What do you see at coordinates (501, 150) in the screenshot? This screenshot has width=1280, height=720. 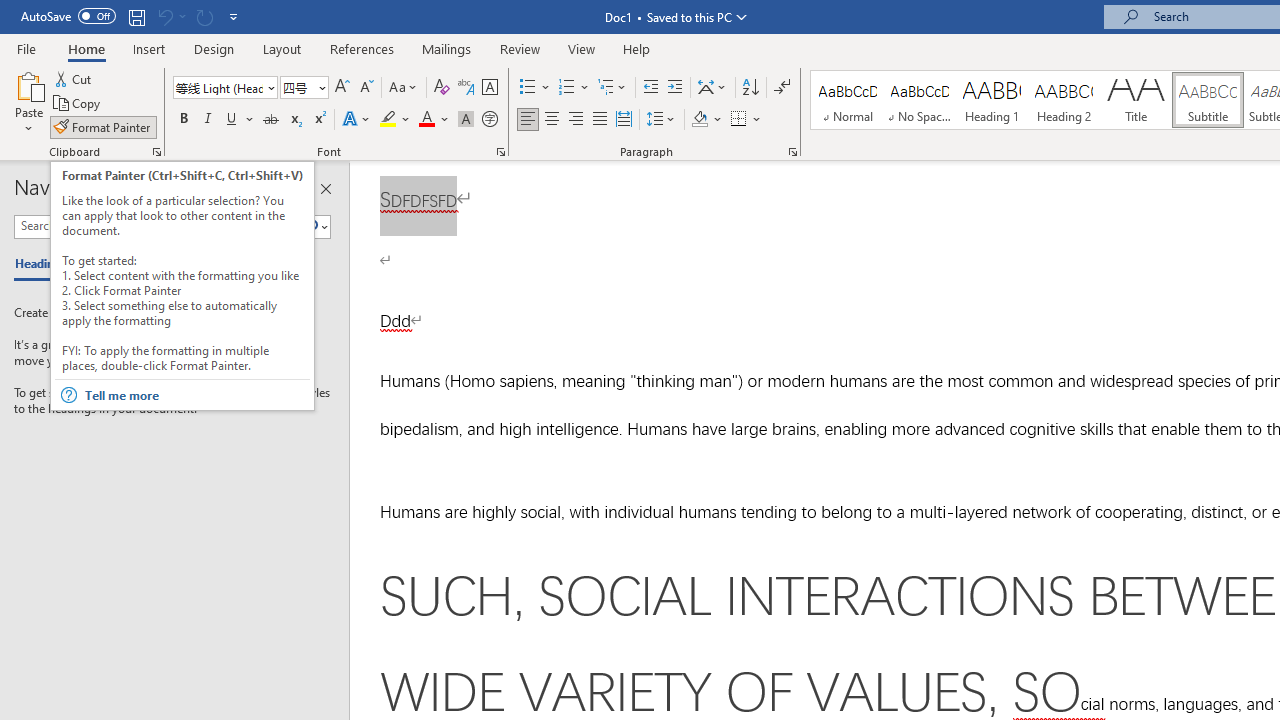 I see `'Font...'` at bounding box center [501, 150].